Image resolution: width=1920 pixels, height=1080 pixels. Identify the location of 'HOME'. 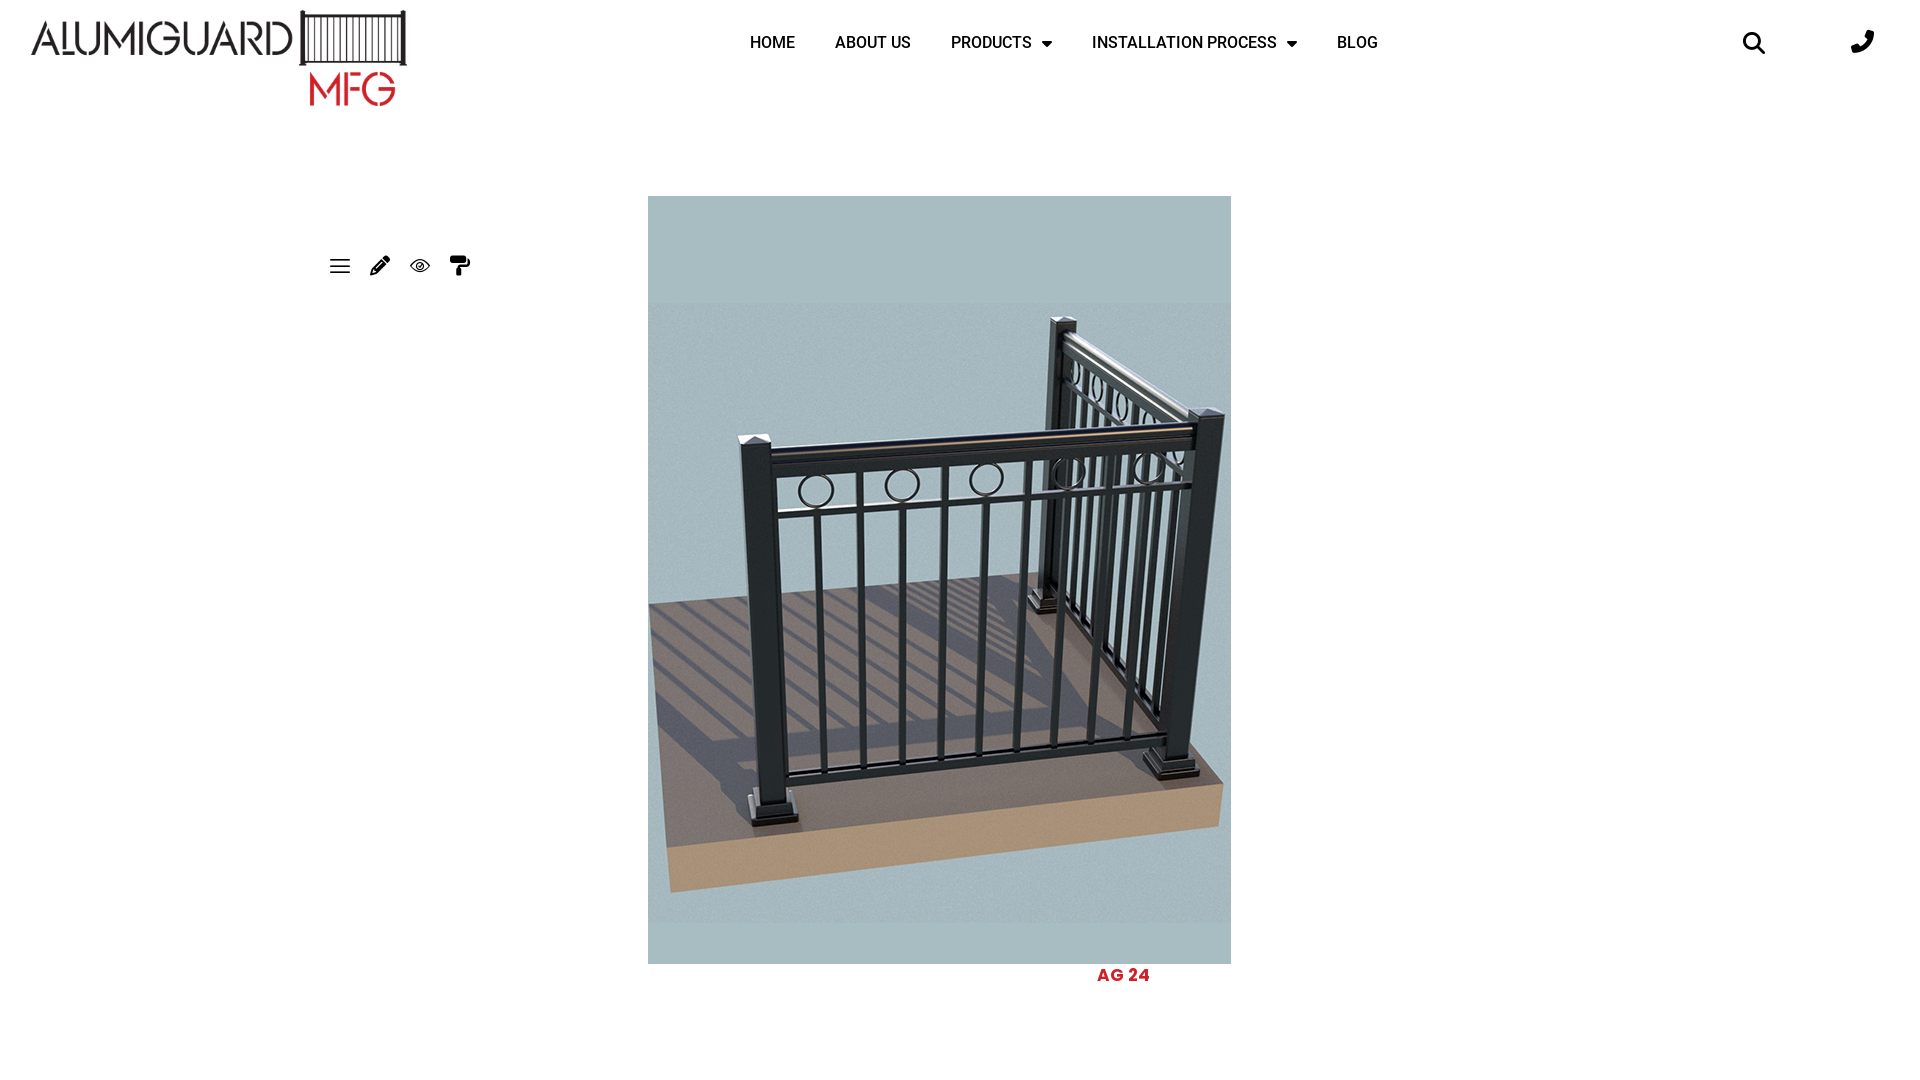
(728, 42).